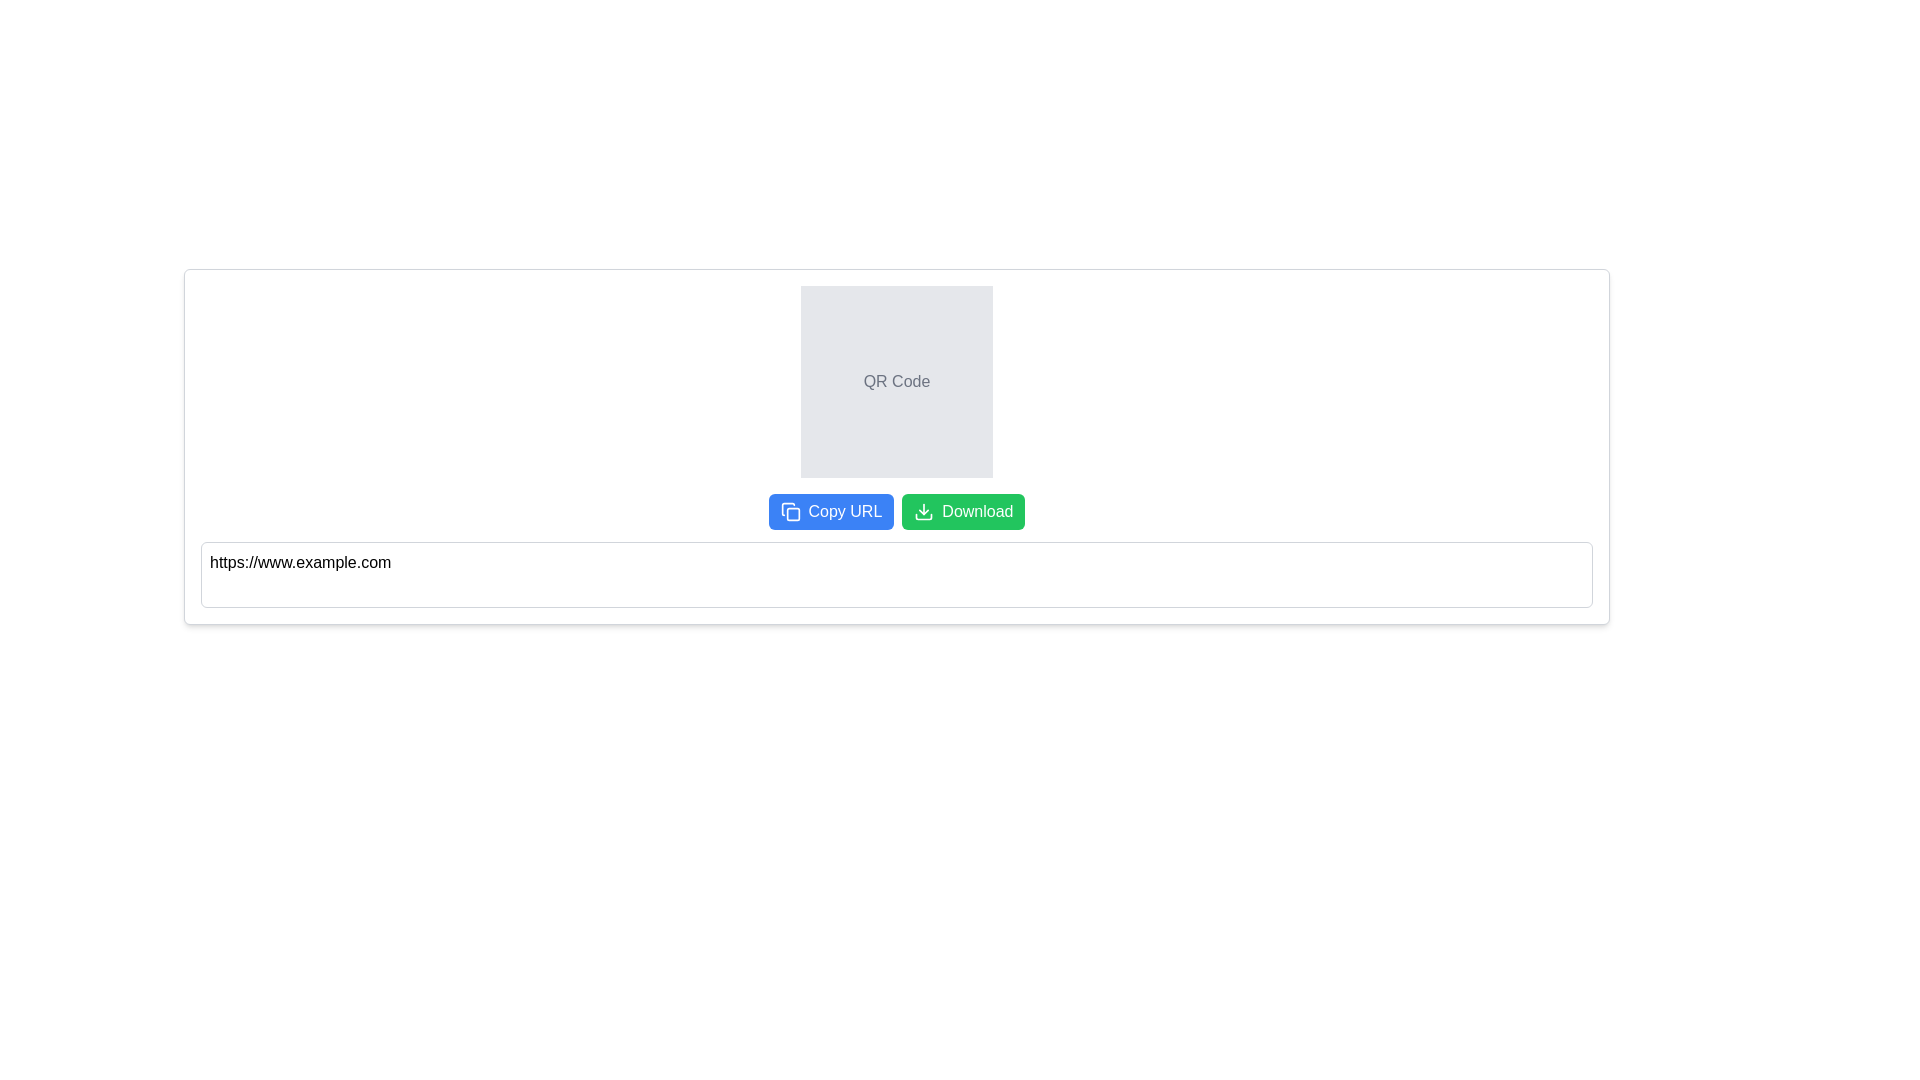 The image size is (1920, 1080). What do you see at coordinates (923, 511) in the screenshot?
I see `the green 'Download' button that contains the downward-pointing arrow icon, which is located at the bottom-right part of the interface` at bounding box center [923, 511].